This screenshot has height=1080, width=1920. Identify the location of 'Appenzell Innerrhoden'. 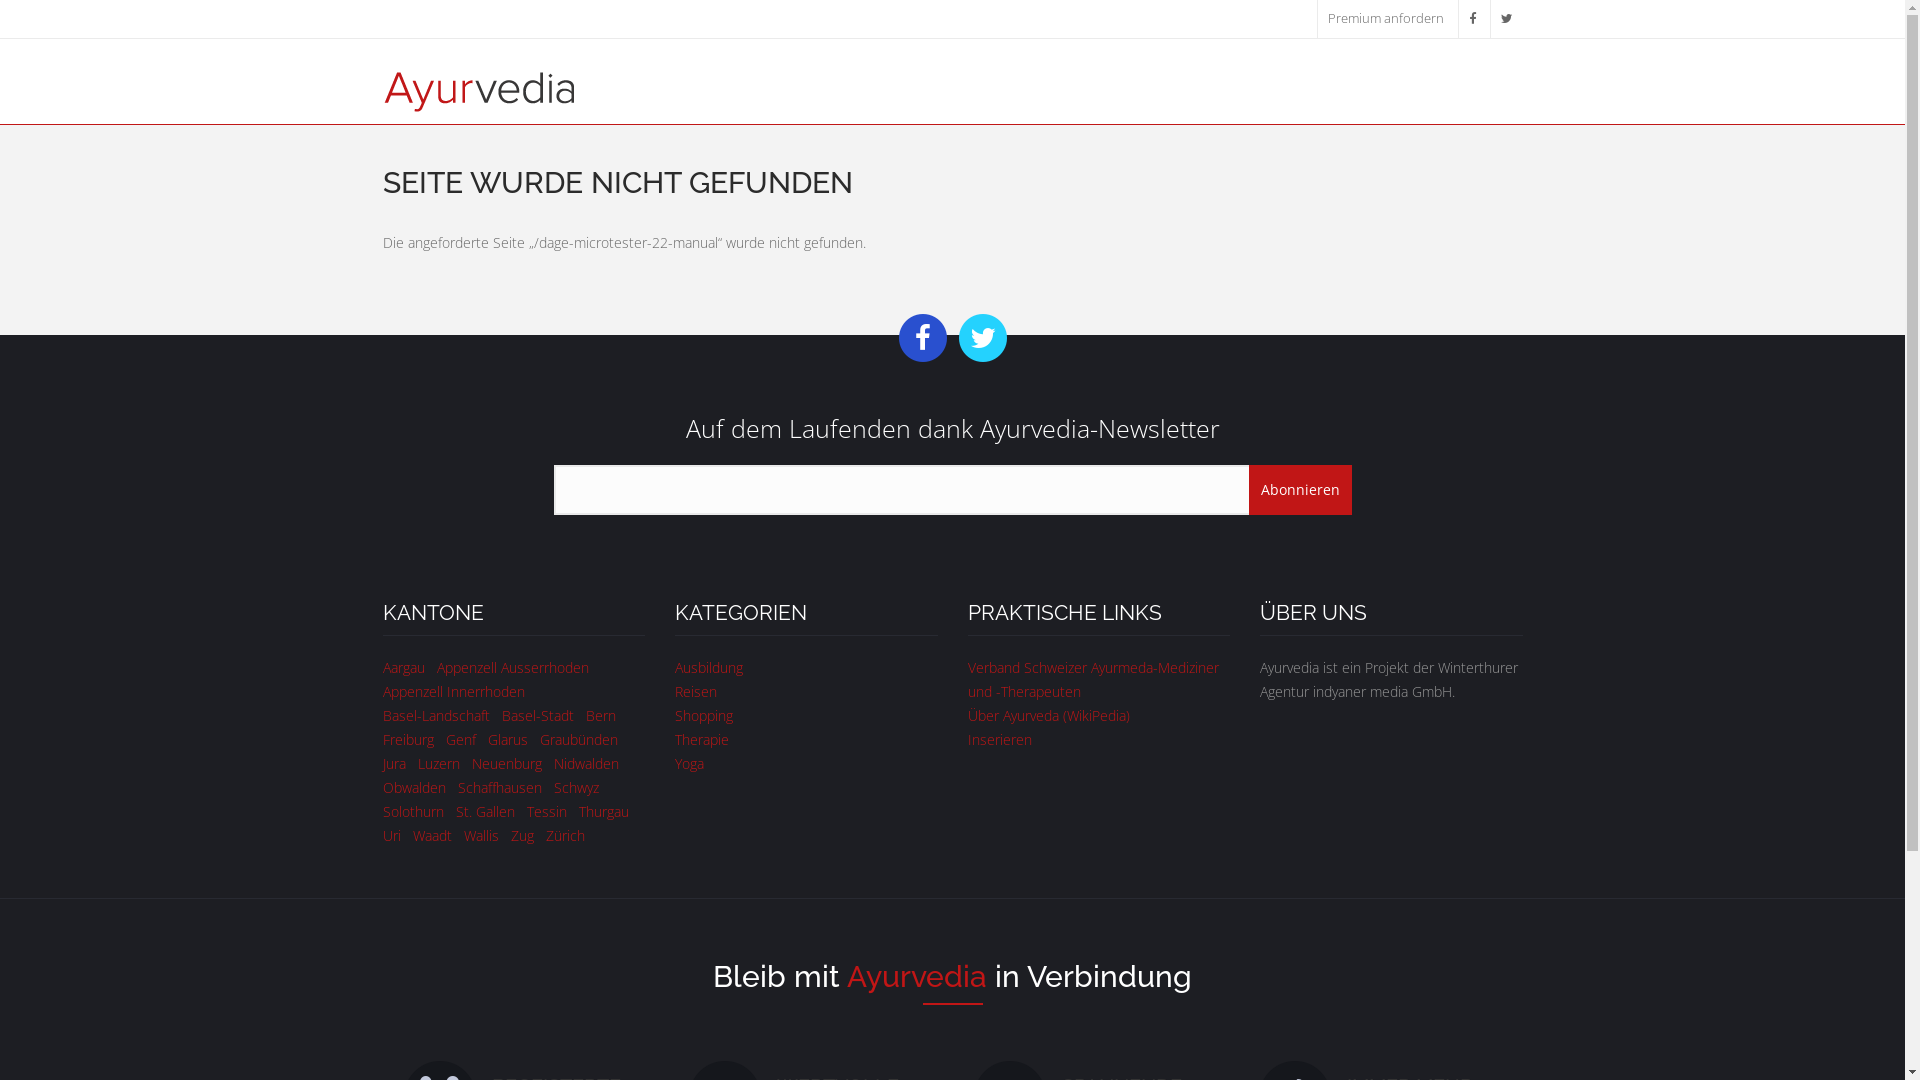
(451, 690).